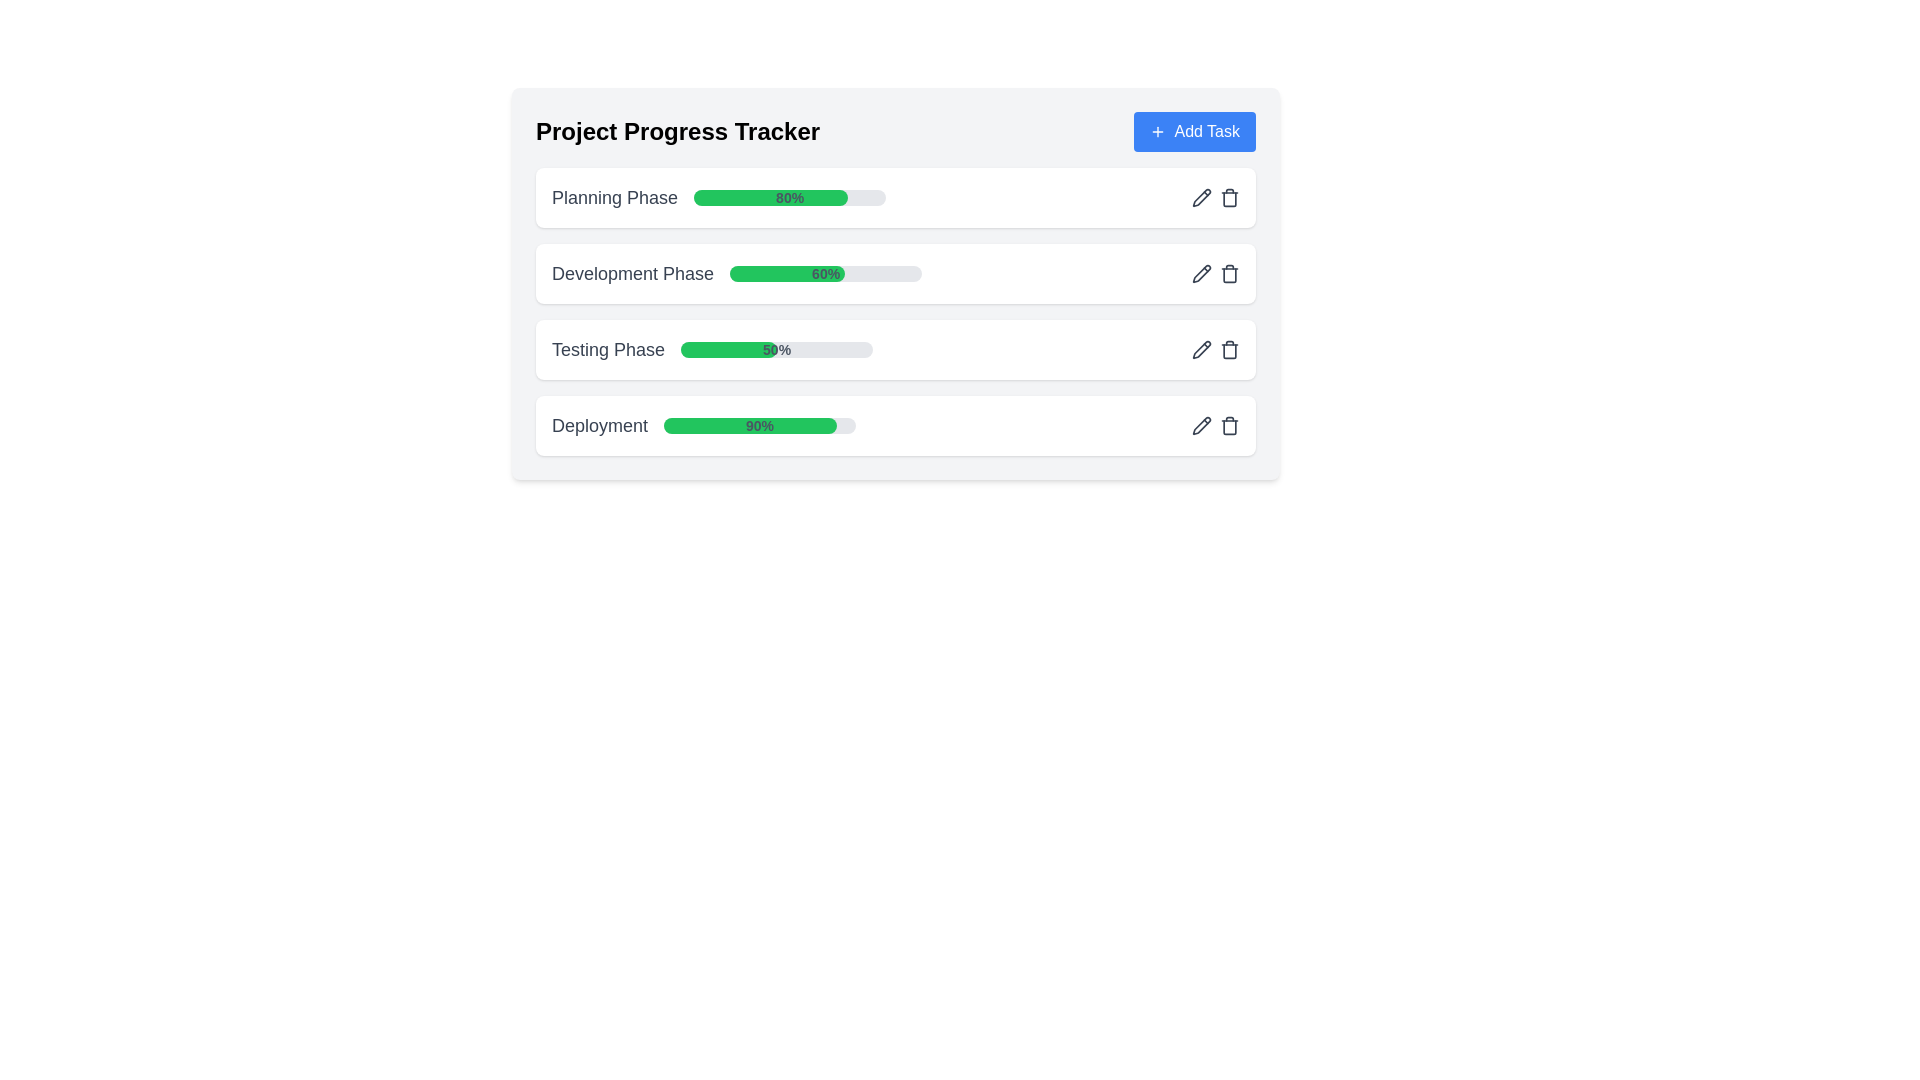  I want to click on label 'Deployment 90%' from the progress bar element that is predominantly green and indicates 90% completion, positioned at the bottom-most row of project phases, so click(704, 424).